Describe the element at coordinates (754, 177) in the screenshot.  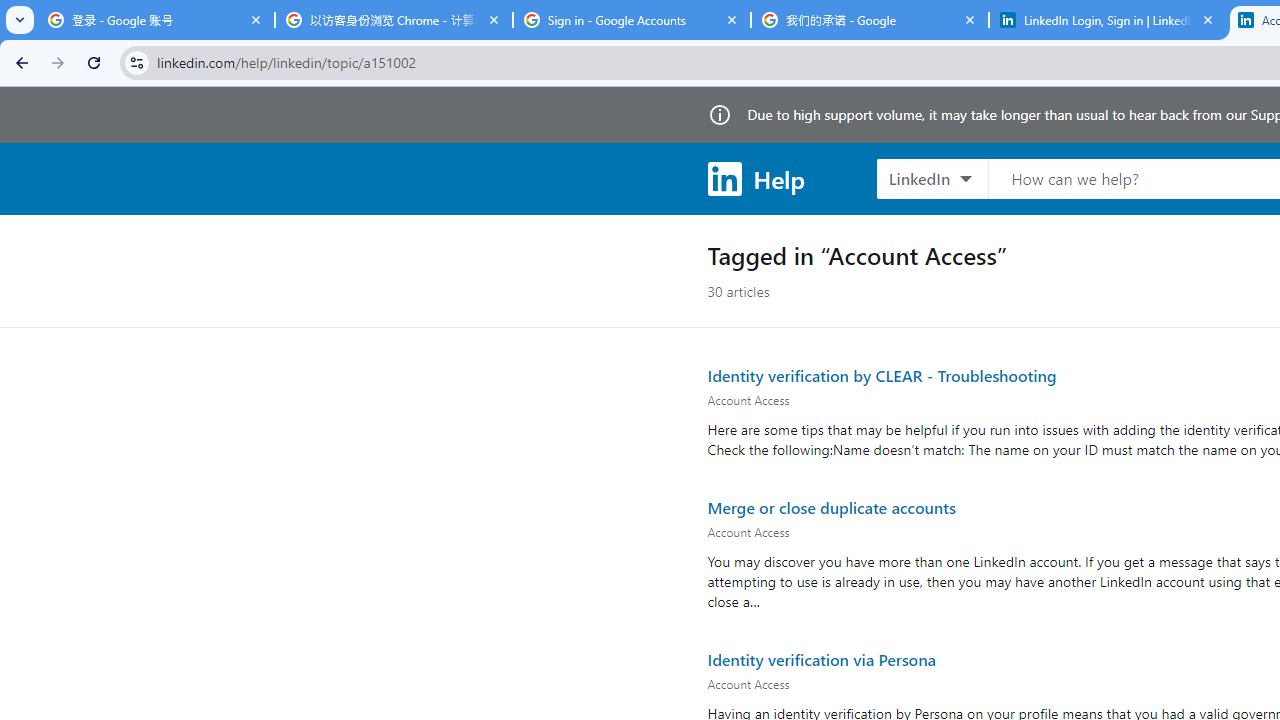
I see `'Help'` at that location.